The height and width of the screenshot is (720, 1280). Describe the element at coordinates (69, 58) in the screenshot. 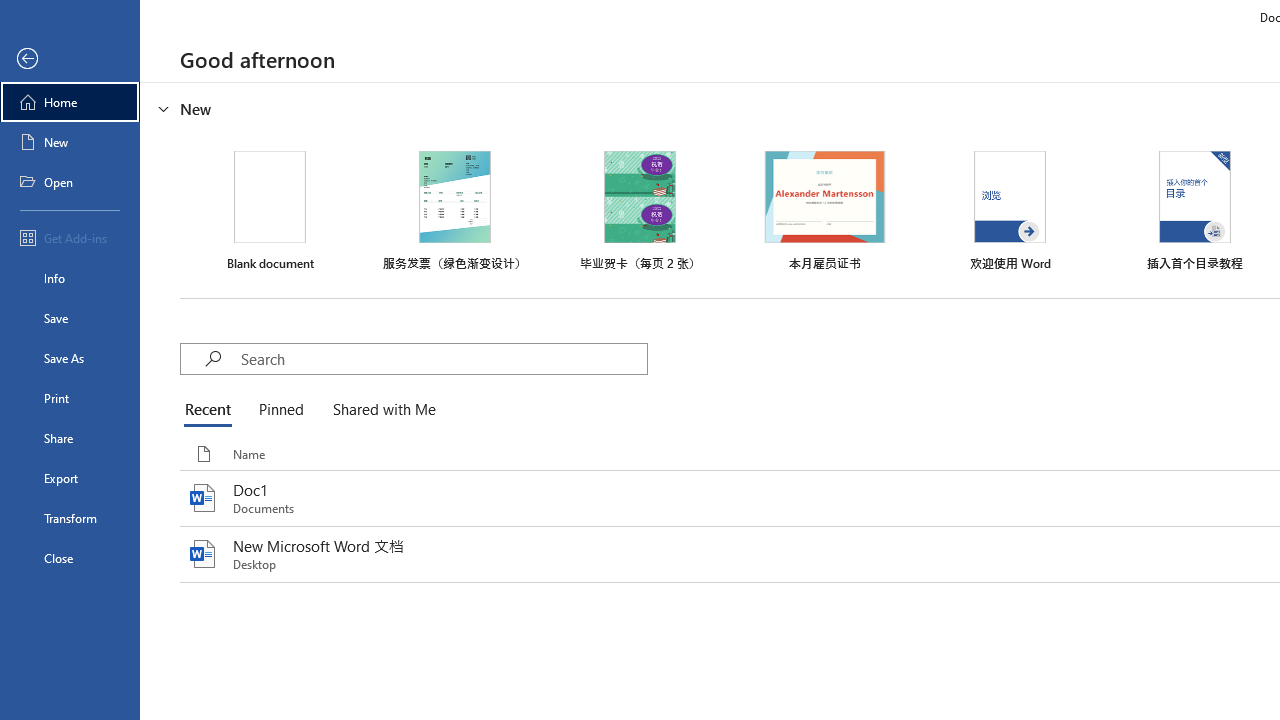

I see `'Back'` at that location.